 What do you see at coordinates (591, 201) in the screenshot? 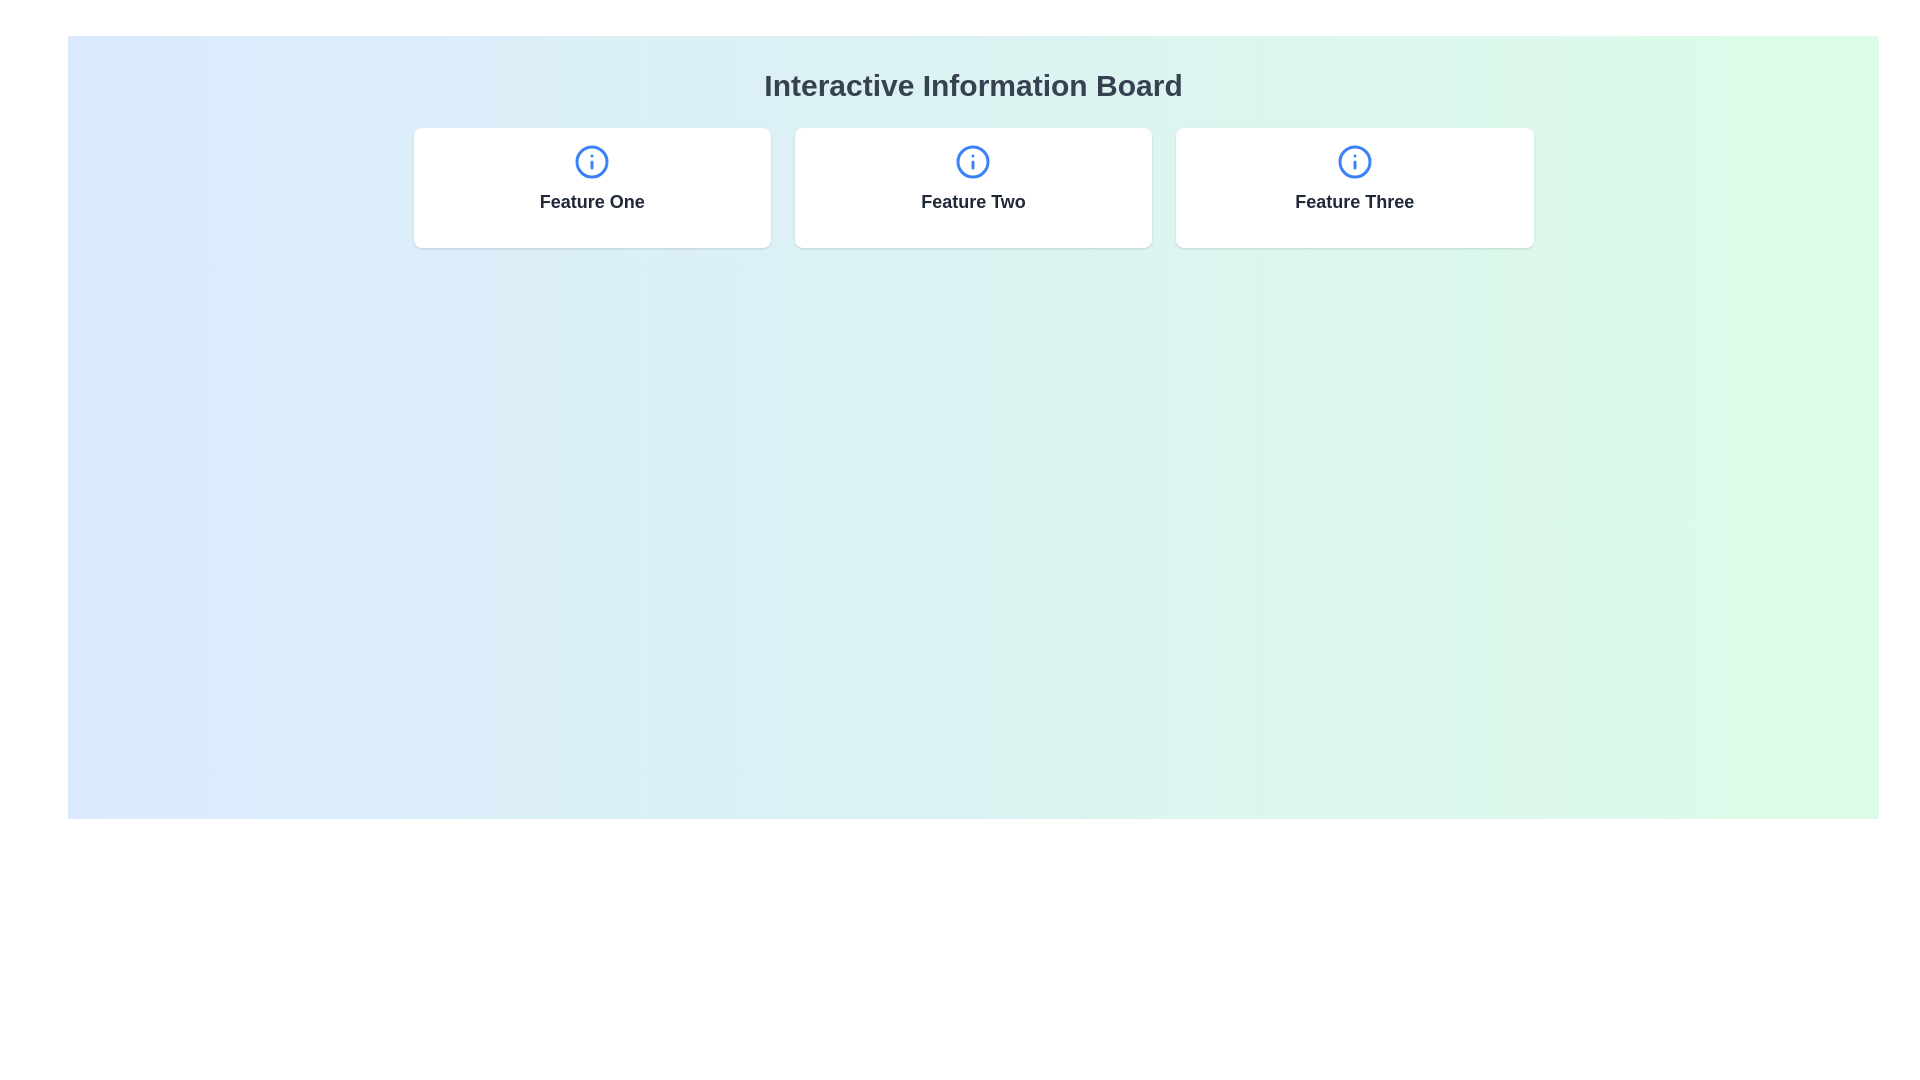
I see `the 'Feature One' text label, which is styled with a large font size, bold weight, and dark gray color` at bounding box center [591, 201].